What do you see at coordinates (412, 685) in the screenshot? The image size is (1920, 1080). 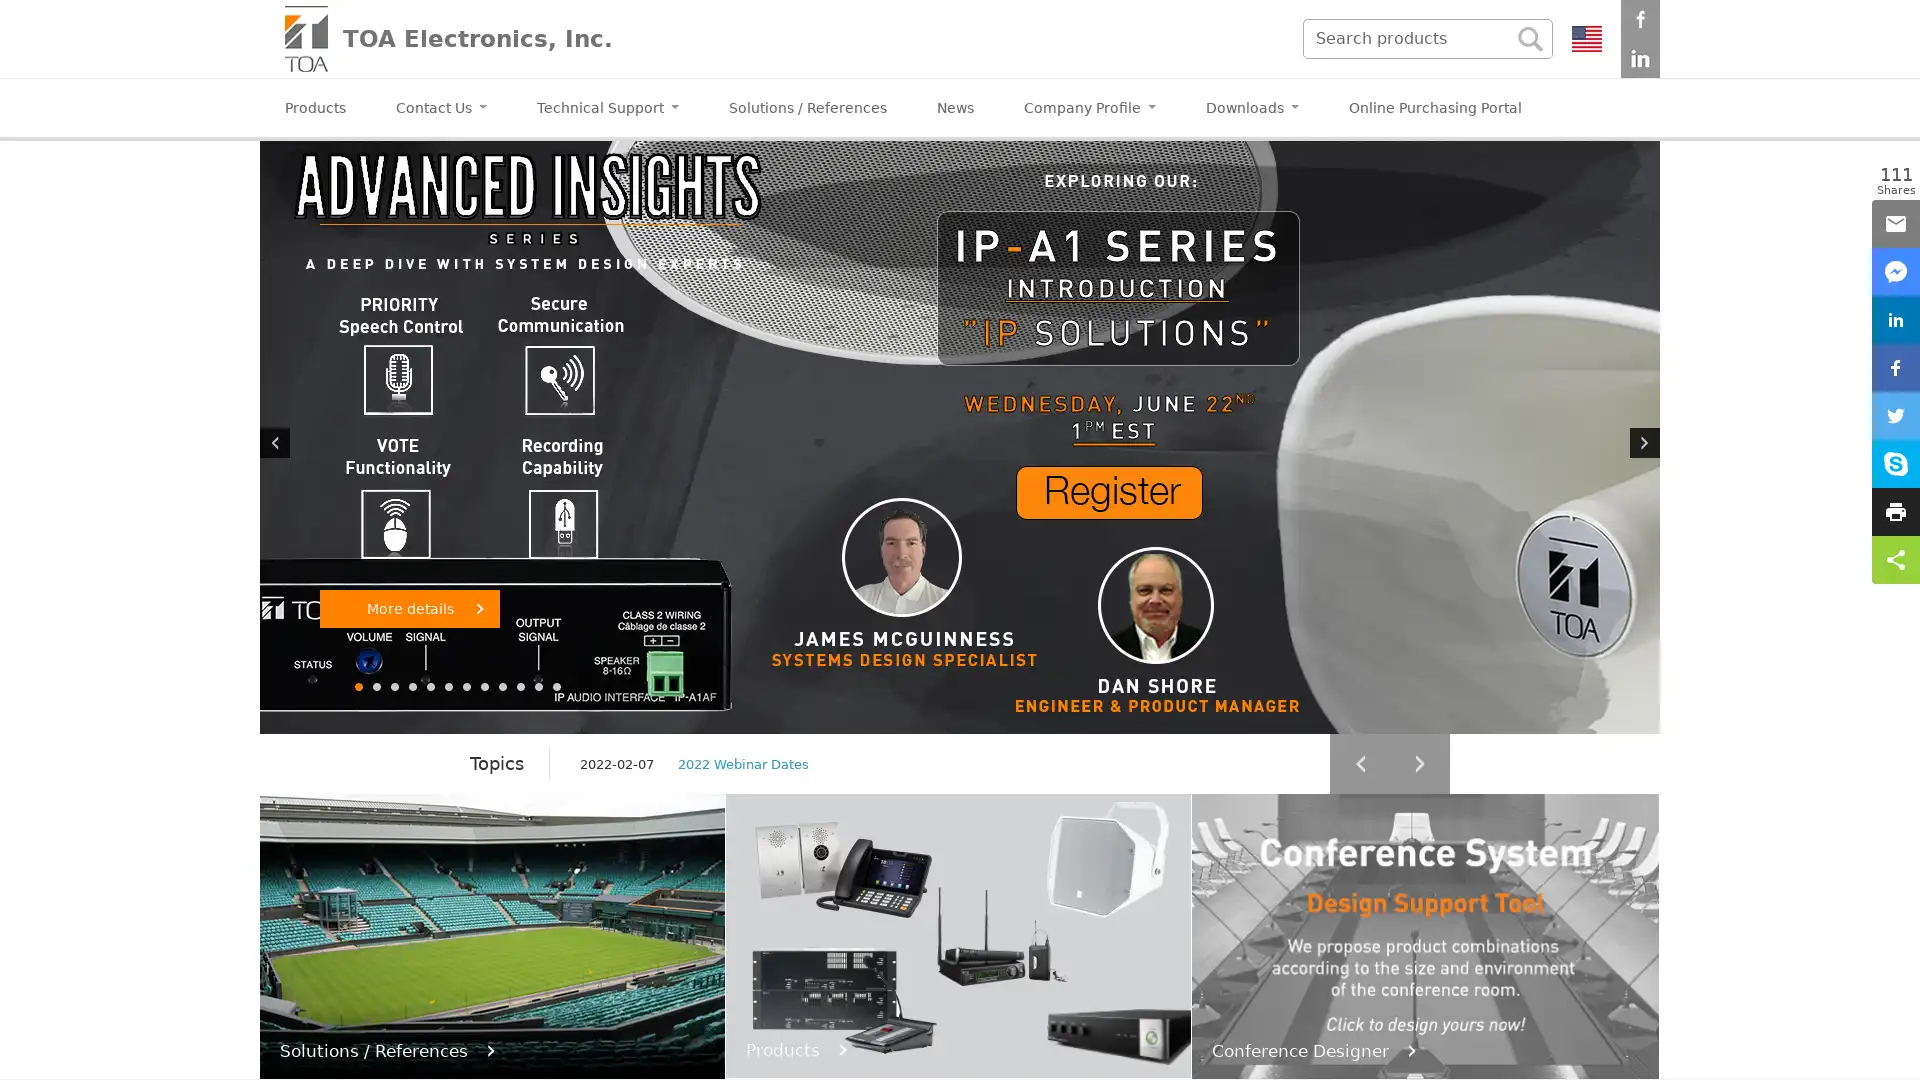 I see `4` at bounding box center [412, 685].